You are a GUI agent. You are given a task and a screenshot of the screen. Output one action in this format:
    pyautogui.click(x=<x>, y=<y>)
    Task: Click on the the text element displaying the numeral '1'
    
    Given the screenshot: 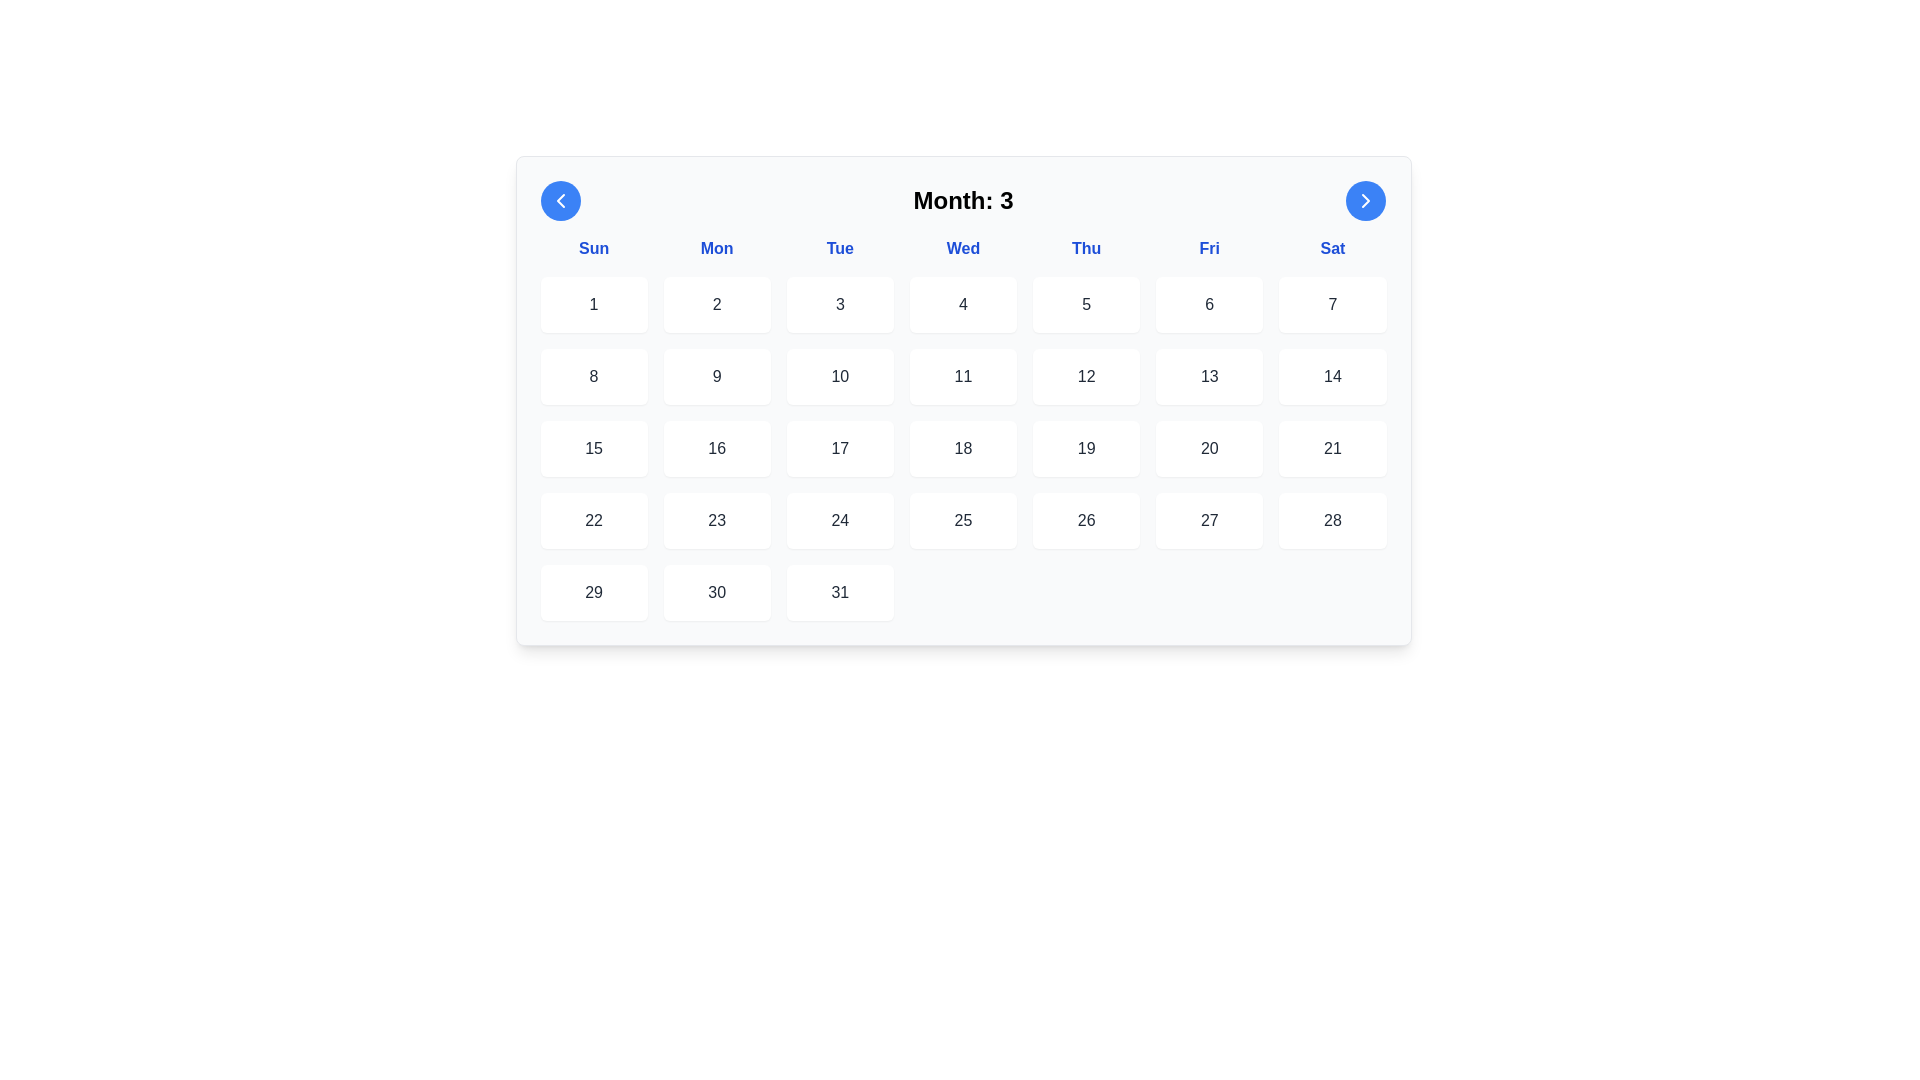 What is the action you would take?
    pyautogui.click(x=593, y=304)
    